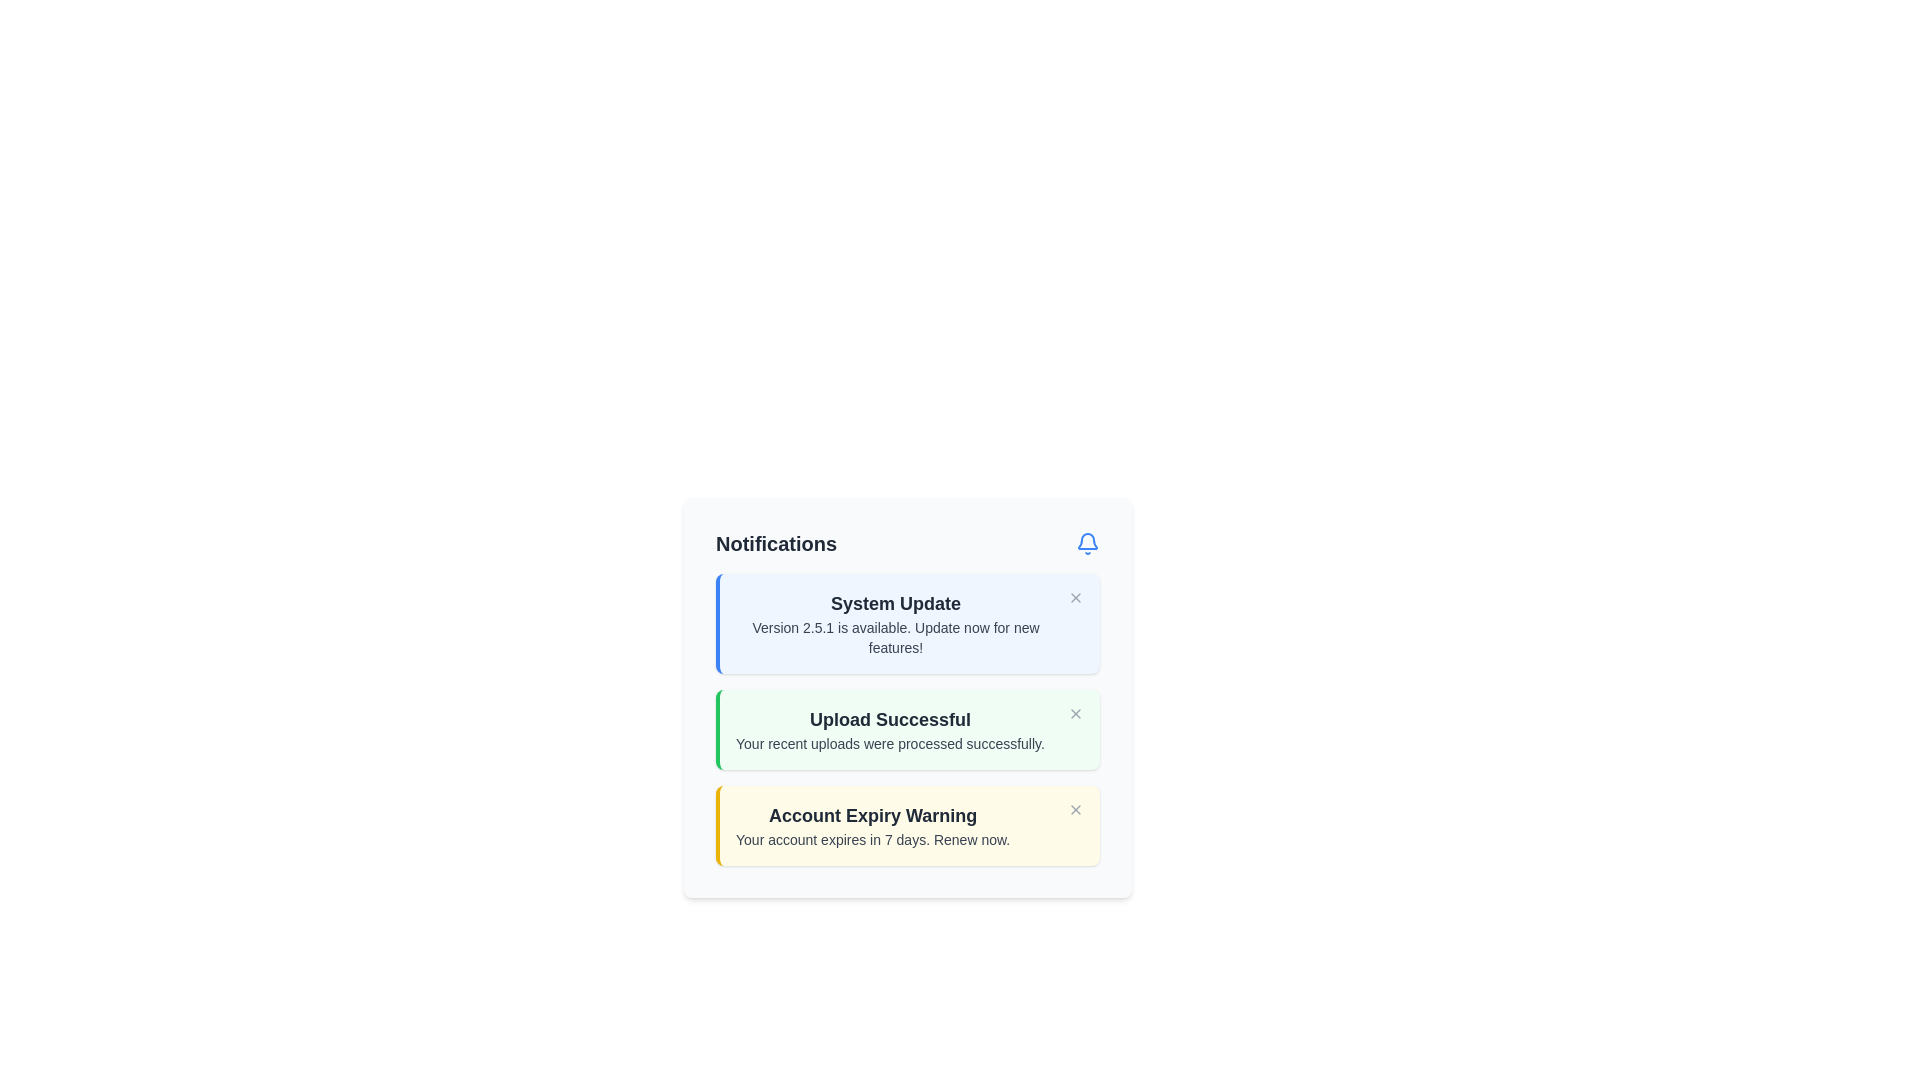 Image resolution: width=1920 pixels, height=1080 pixels. What do you see at coordinates (895, 637) in the screenshot?
I see `the text label displaying the message 'Version 2.5.1 is available. Update now for new features!' located beneath the 'System Update' header in the notification card` at bounding box center [895, 637].